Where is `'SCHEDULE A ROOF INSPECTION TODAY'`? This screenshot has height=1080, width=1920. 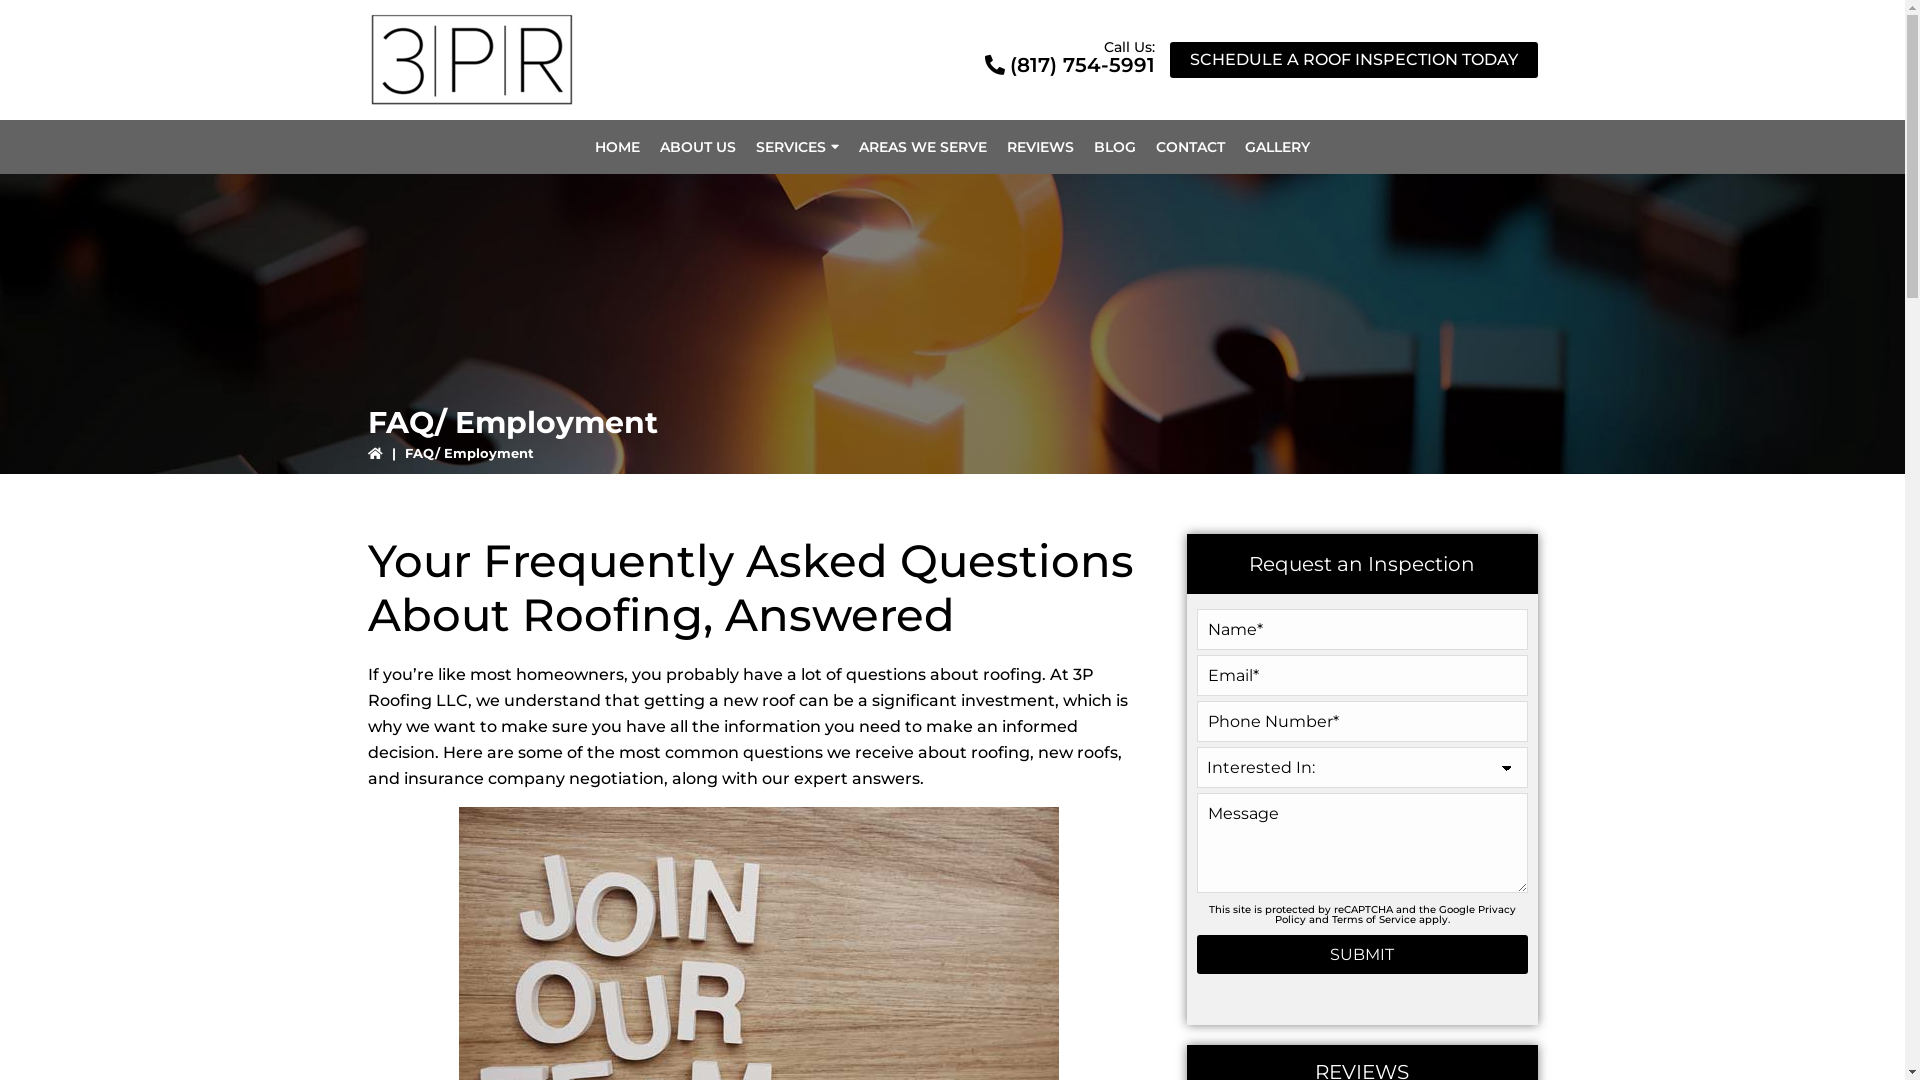 'SCHEDULE A ROOF INSPECTION TODAY' is located at coordinates (1353, 59).